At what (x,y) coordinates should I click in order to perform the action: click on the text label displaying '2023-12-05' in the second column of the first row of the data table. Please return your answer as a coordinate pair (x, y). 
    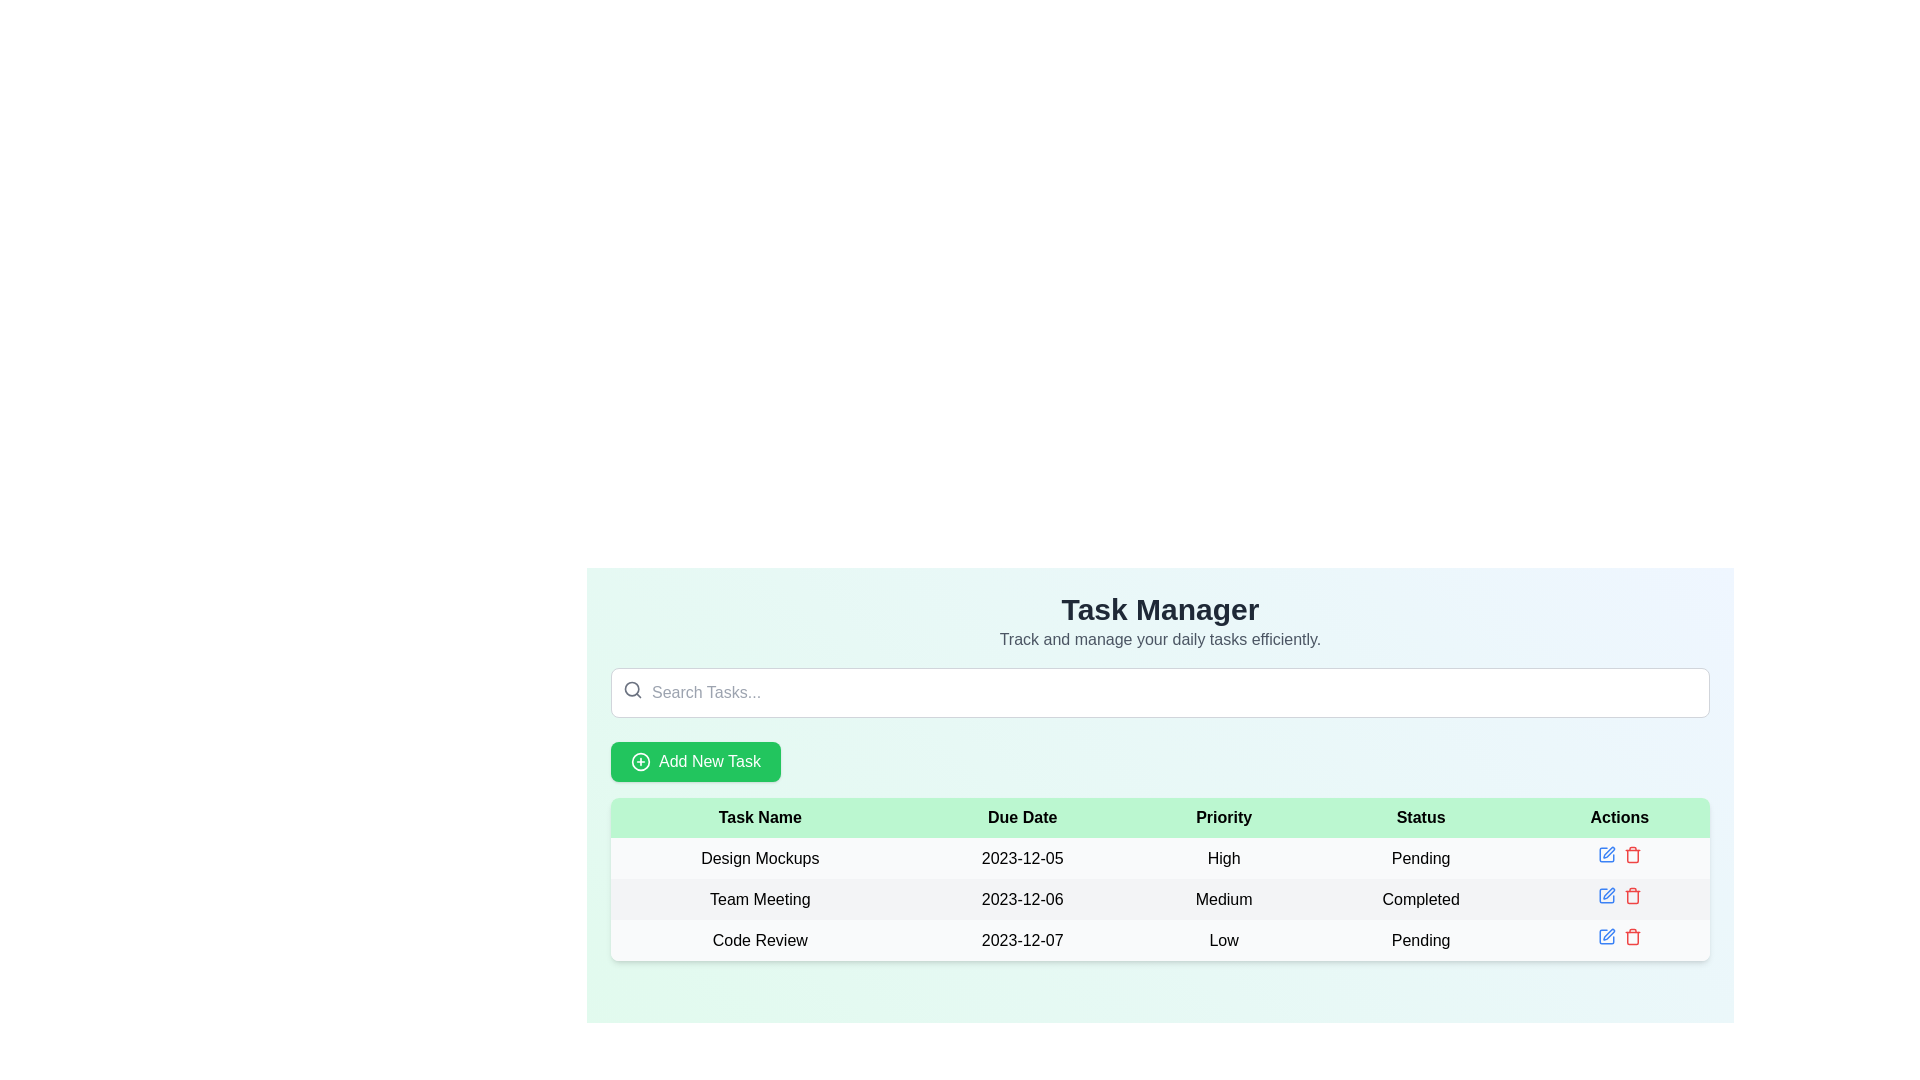
    Looking at the image, I should click on (1022, 857).